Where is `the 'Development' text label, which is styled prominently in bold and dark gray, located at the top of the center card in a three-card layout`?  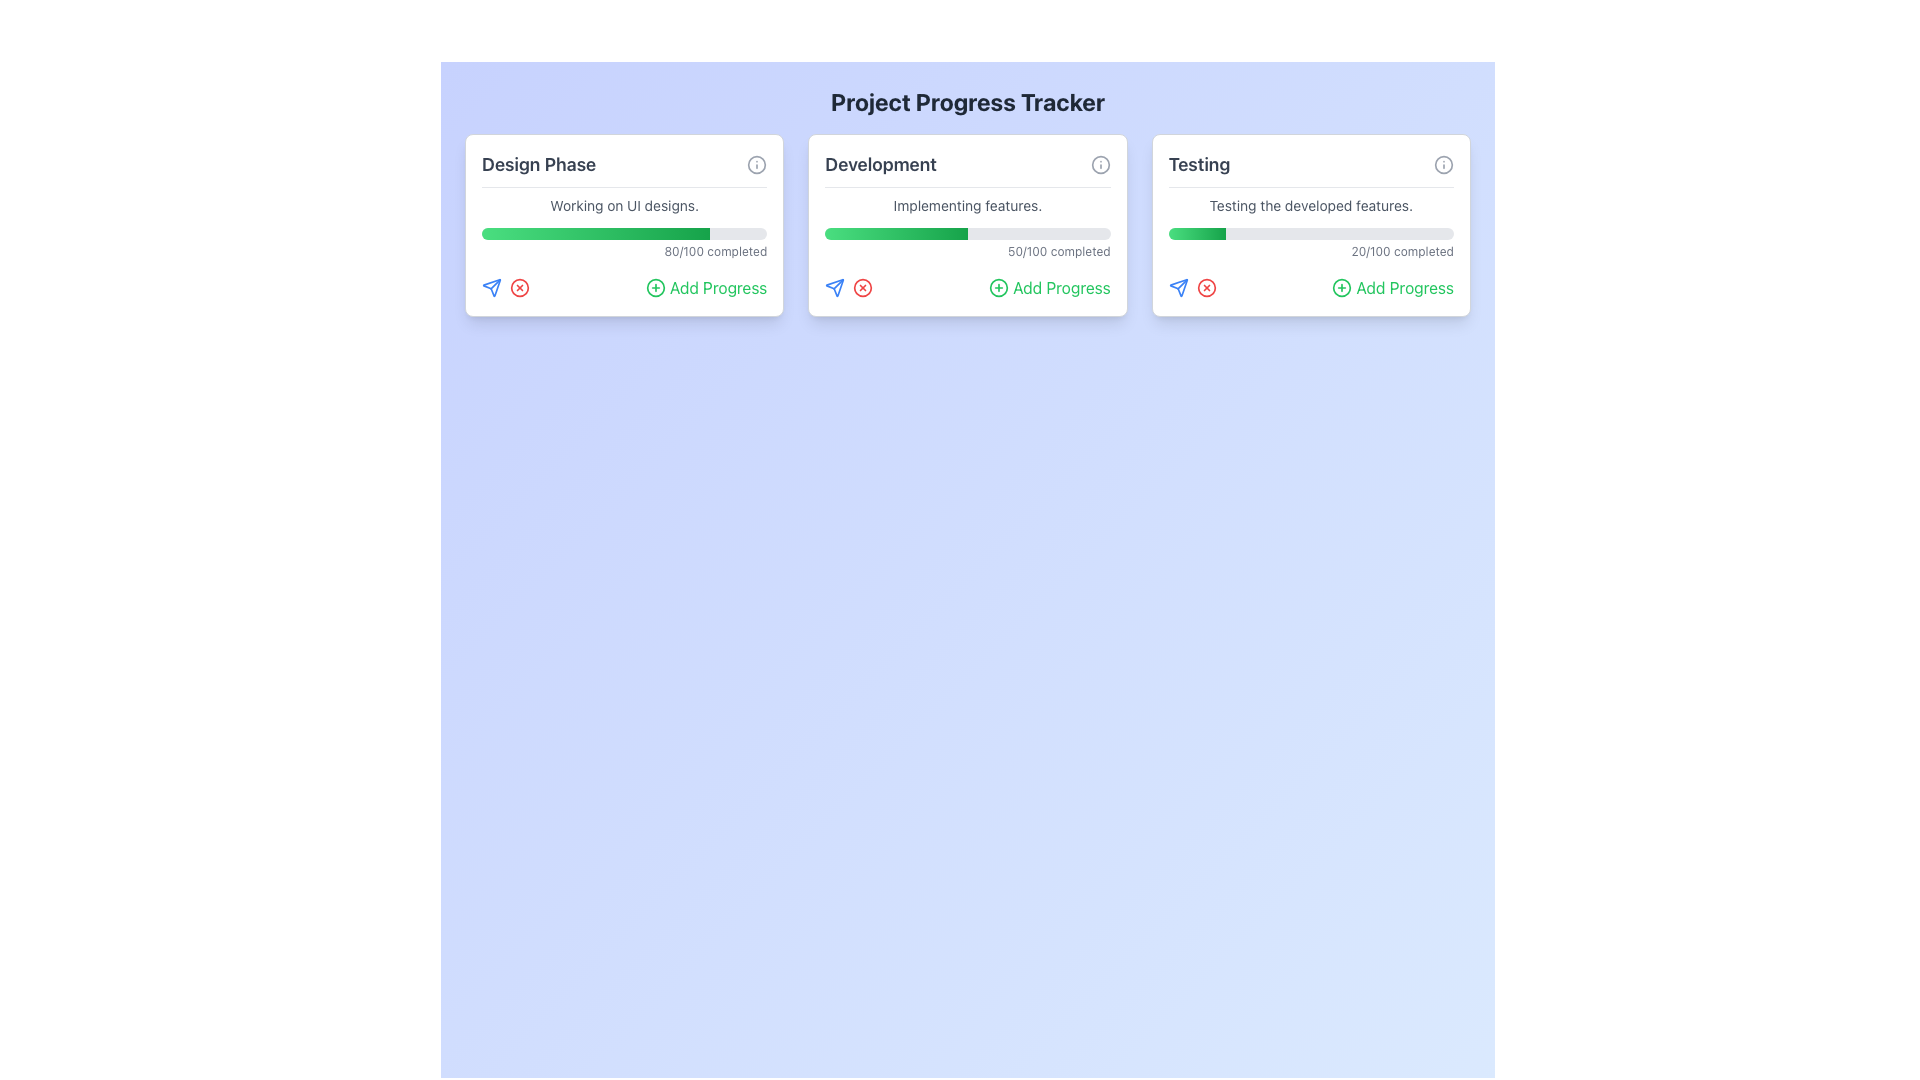
the 'Development' text label, which is styled prominently in bold and dark gray, located at the top of the center card in a three-card layout is located at coordinates (880, 164).